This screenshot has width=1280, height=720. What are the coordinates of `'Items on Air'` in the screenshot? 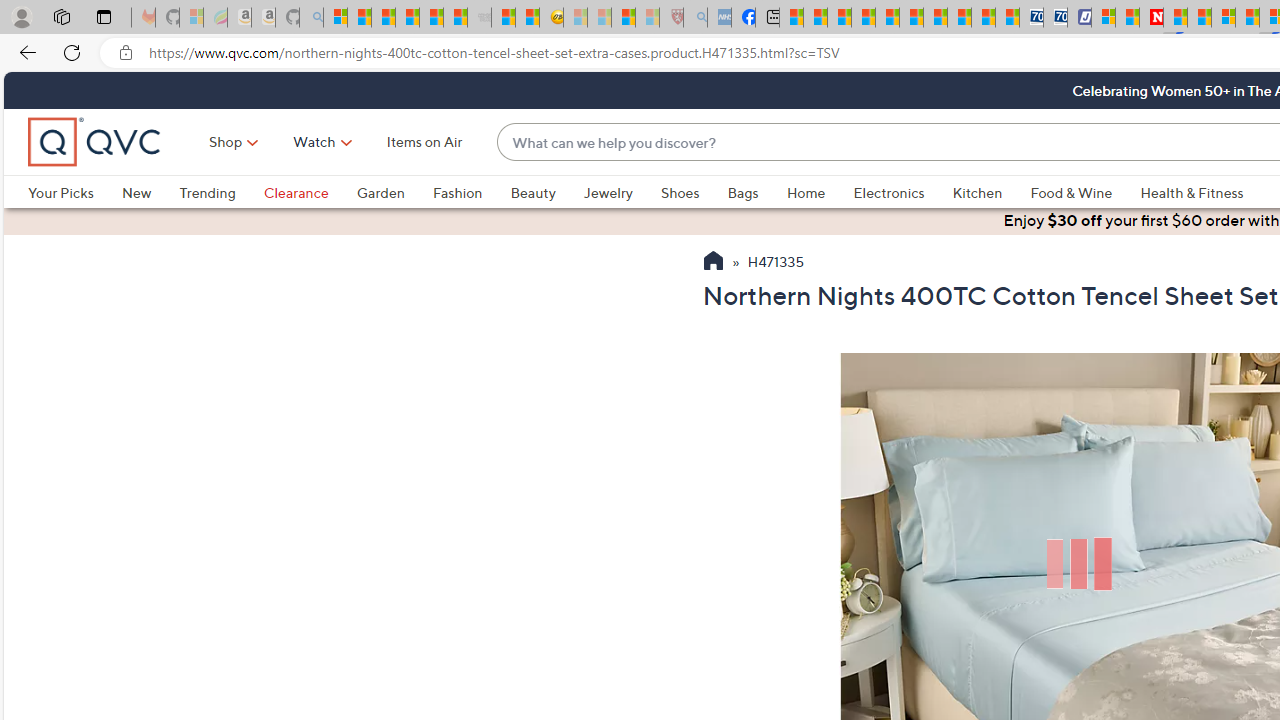 It's located at (423, 140).